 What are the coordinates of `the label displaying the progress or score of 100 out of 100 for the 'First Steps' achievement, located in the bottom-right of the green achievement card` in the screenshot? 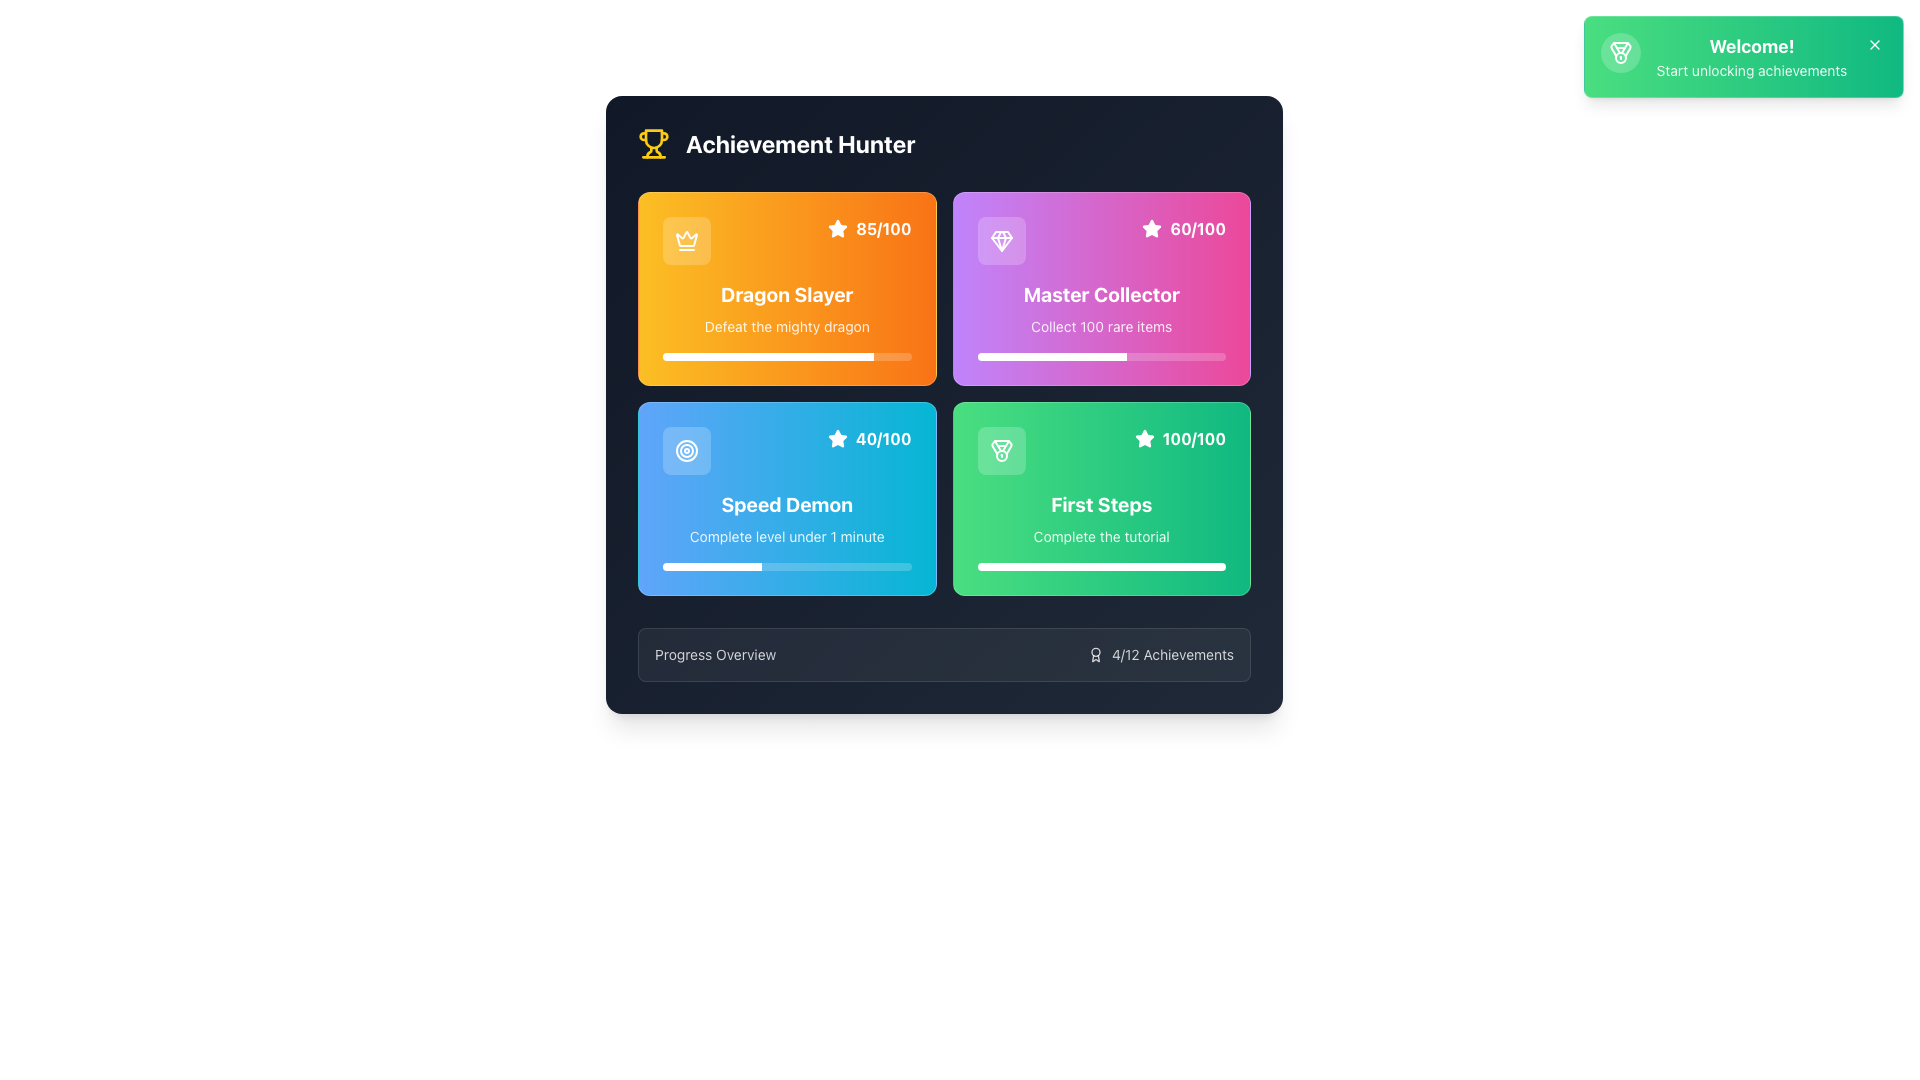 It's located at (1180, 438).